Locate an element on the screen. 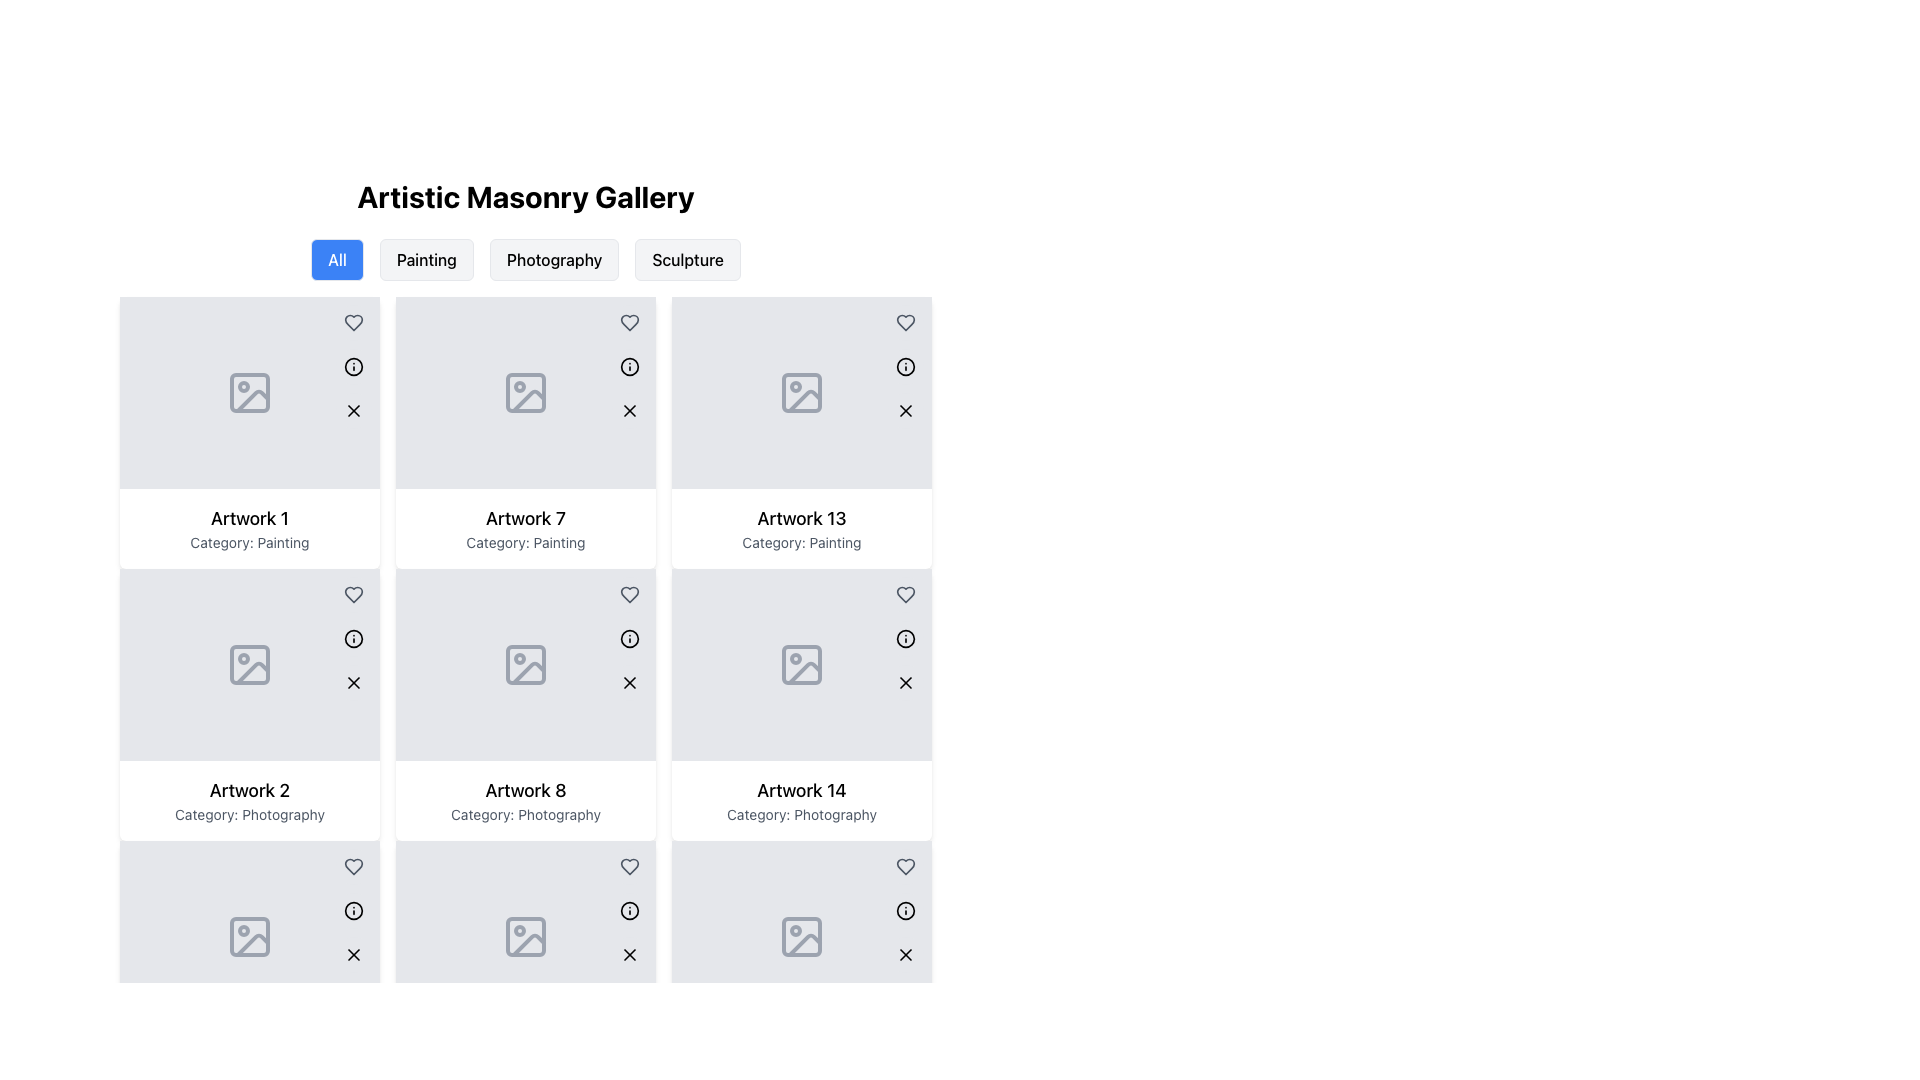 This screenshot has width=1920, height=1080. the Image placeholder icon located in the top-left corner of the grid layout for 'Artwork 1 (Category: Painting)' is located at coordinates (248, 393).